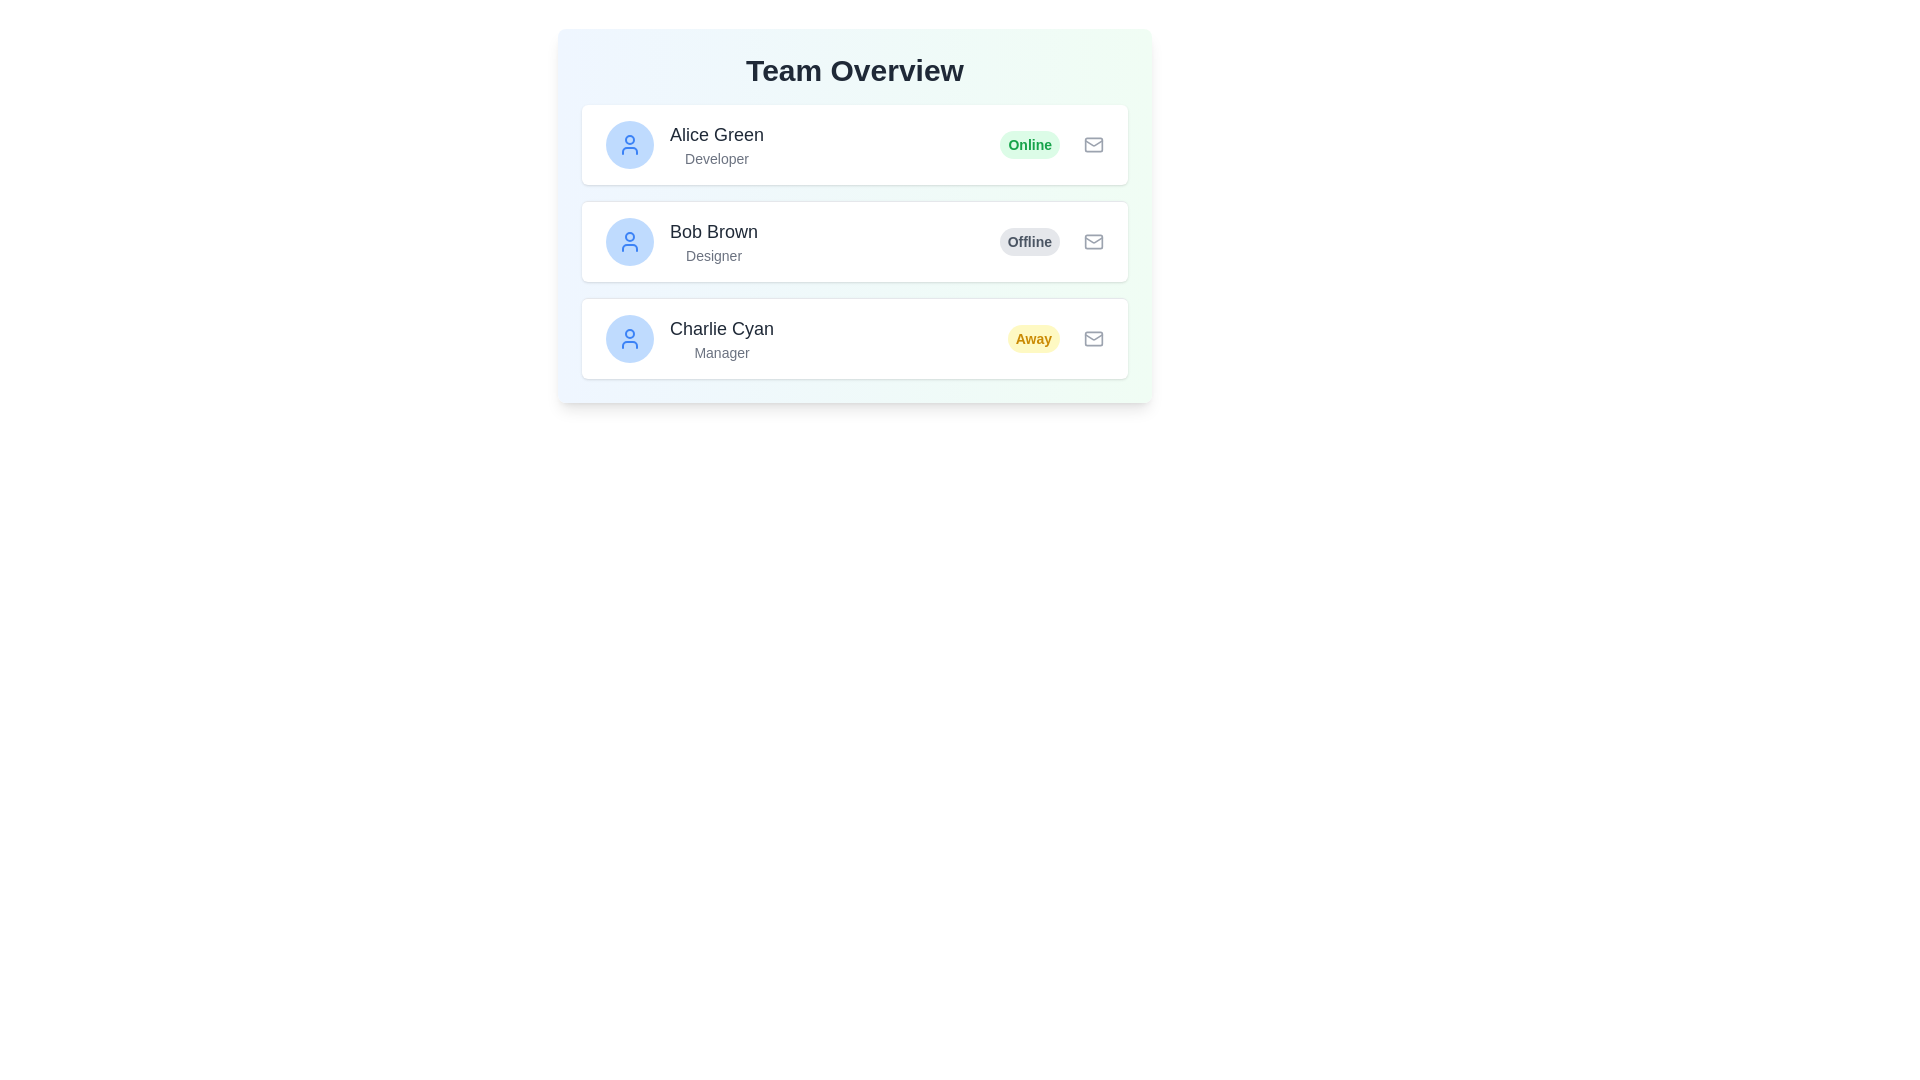 This screenshot has height=1080, width=1920. I want to click on the top closure segment of the envelope icon, which is a small SVG graphical element positioned near the text 'Offline' and the second user entry, so click(1093, 335).